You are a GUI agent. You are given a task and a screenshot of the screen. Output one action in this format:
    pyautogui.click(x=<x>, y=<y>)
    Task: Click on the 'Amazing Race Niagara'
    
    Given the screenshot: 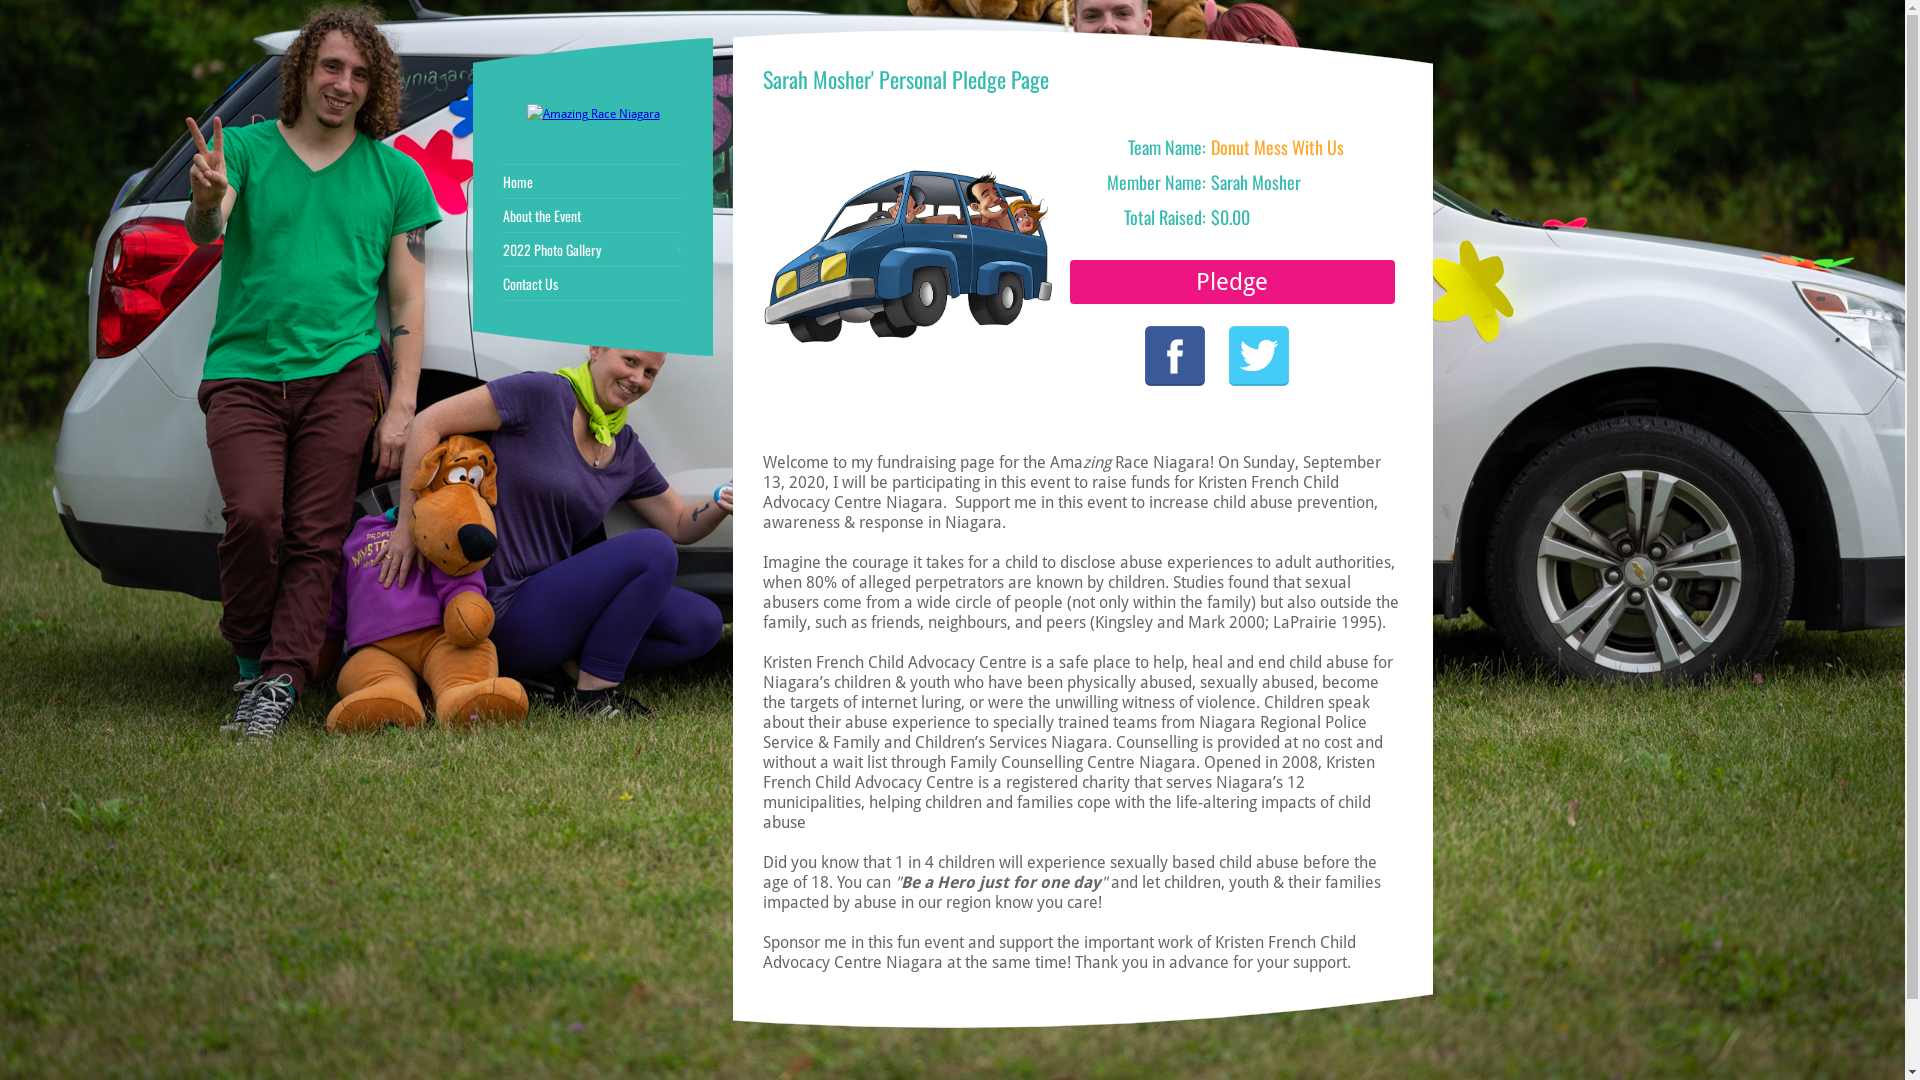 What is the action you would take?
    pyautogui.click(x=591, y=114)
    